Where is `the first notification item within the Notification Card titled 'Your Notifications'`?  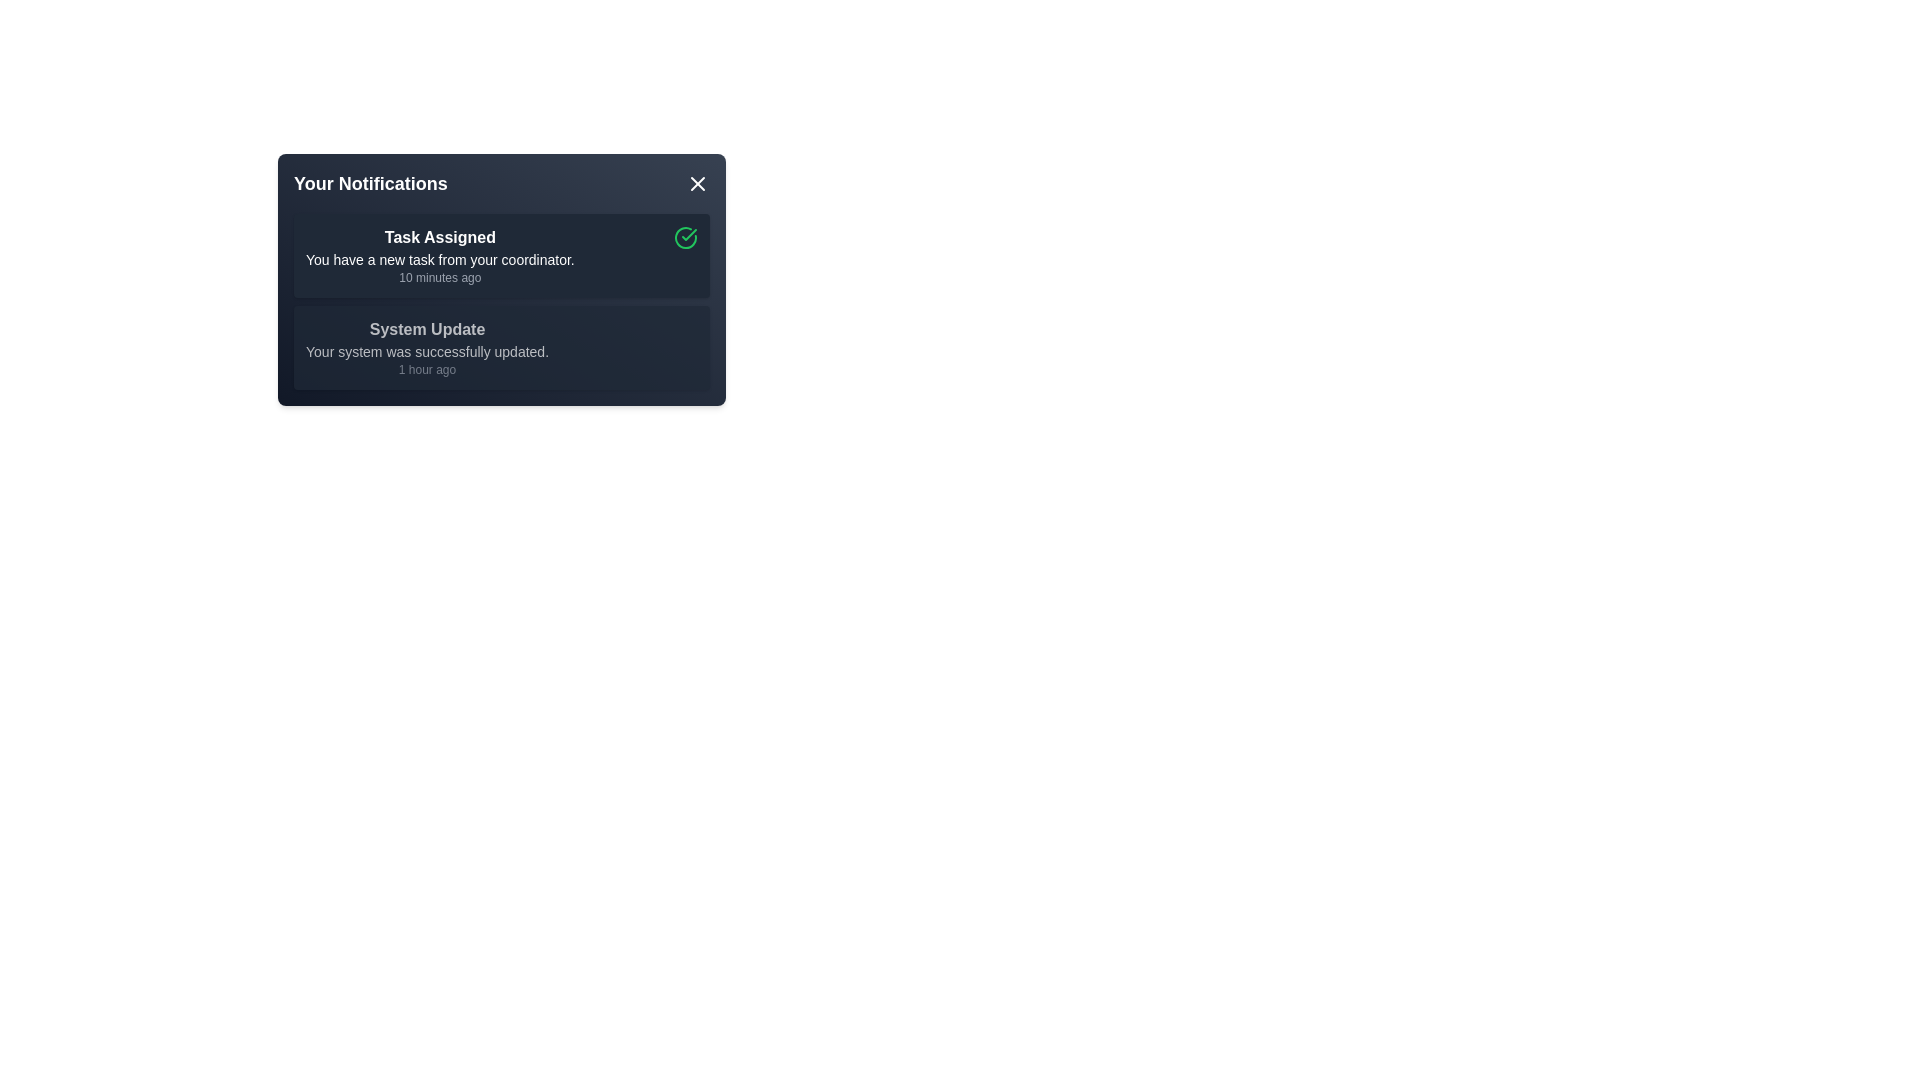 the first notification item within the Notification Card titled 'Your Notifications' is located at coordinates (502, 280).